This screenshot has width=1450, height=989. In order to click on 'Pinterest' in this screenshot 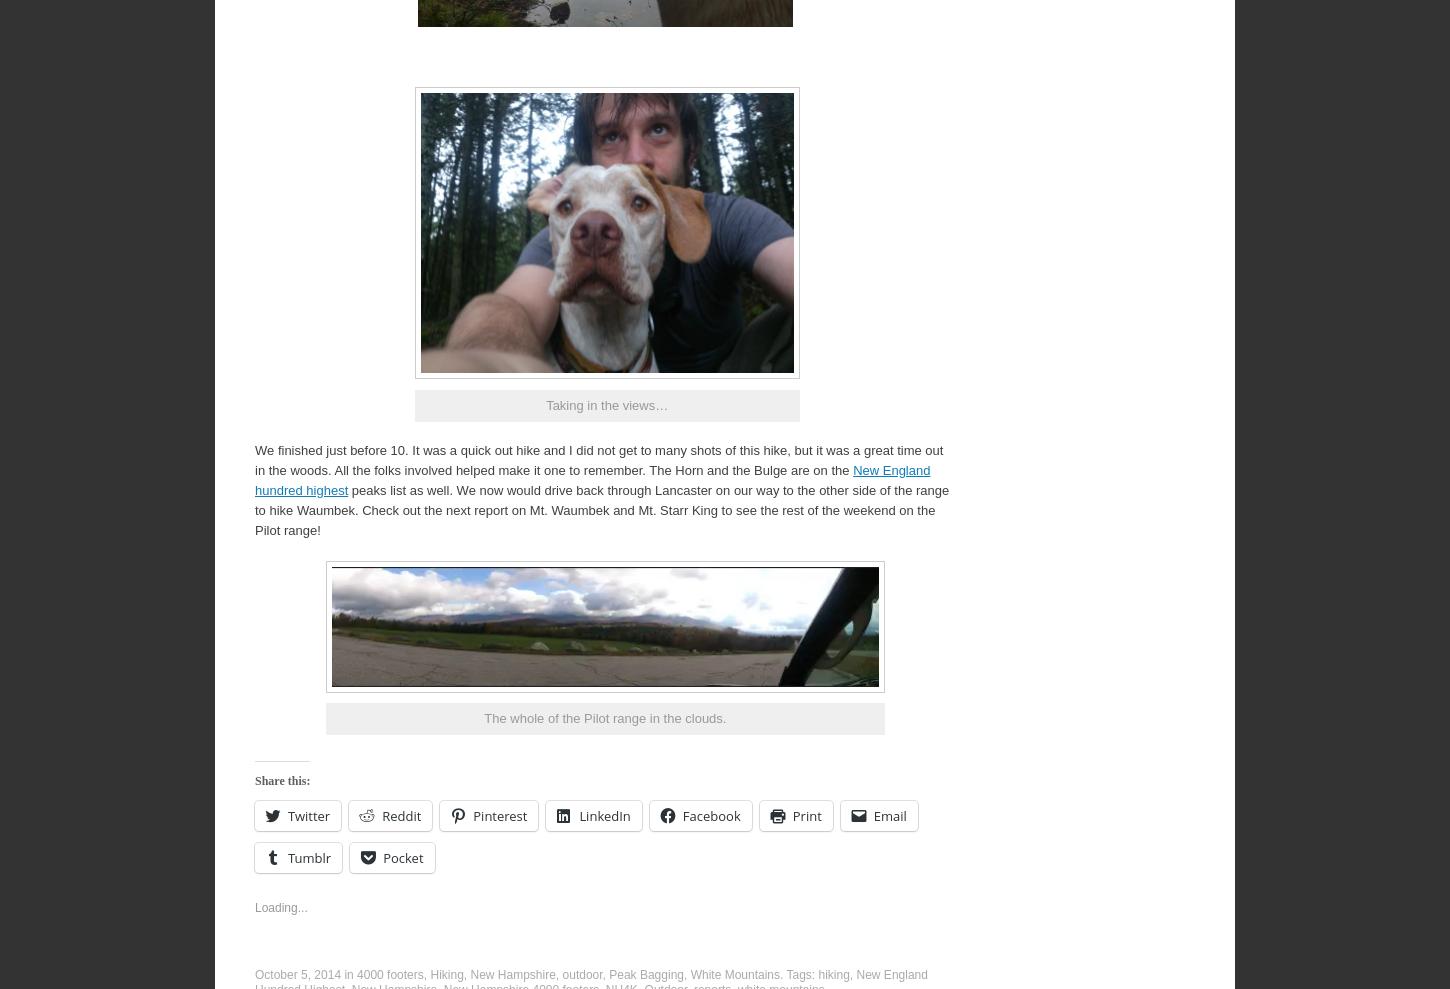, I will do `click(499, 814)`.